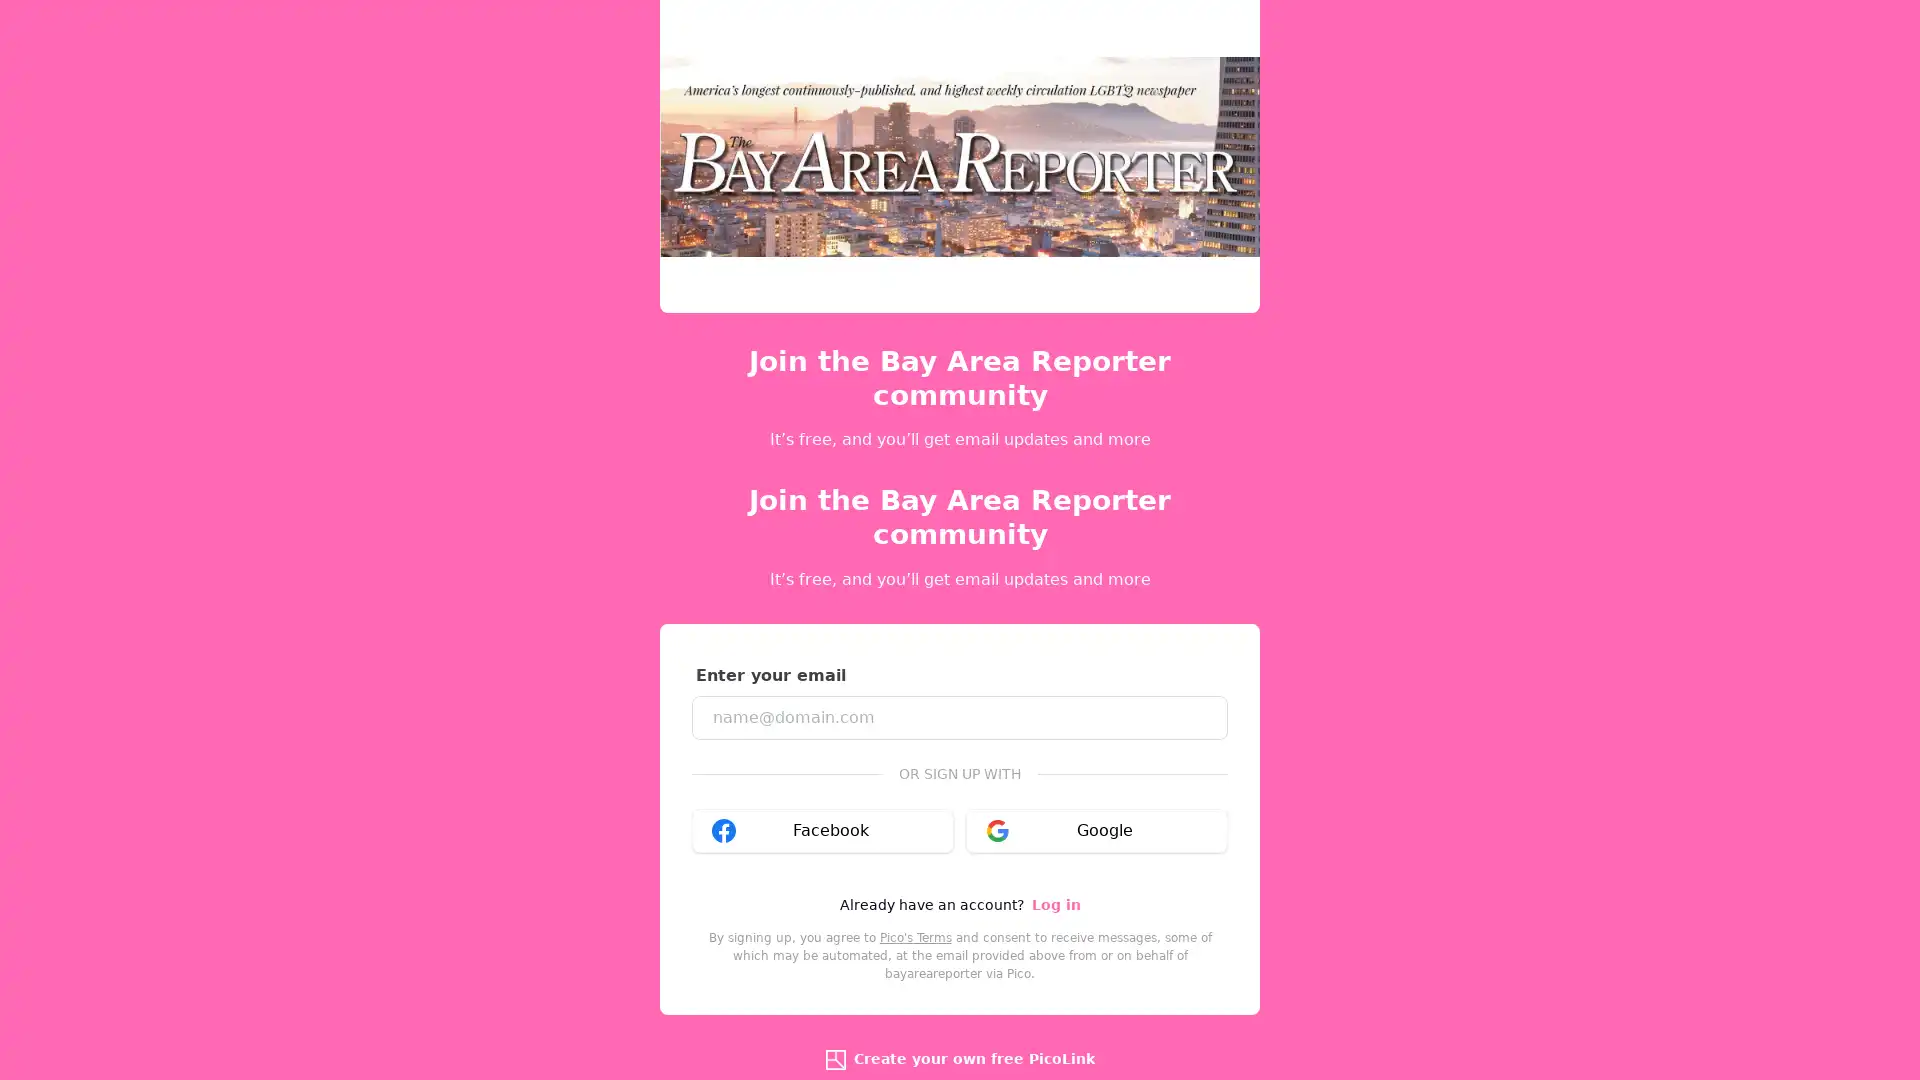  Describe the element at coordinates (822, 829) in the screenshot. I see `Facebook` at that location.